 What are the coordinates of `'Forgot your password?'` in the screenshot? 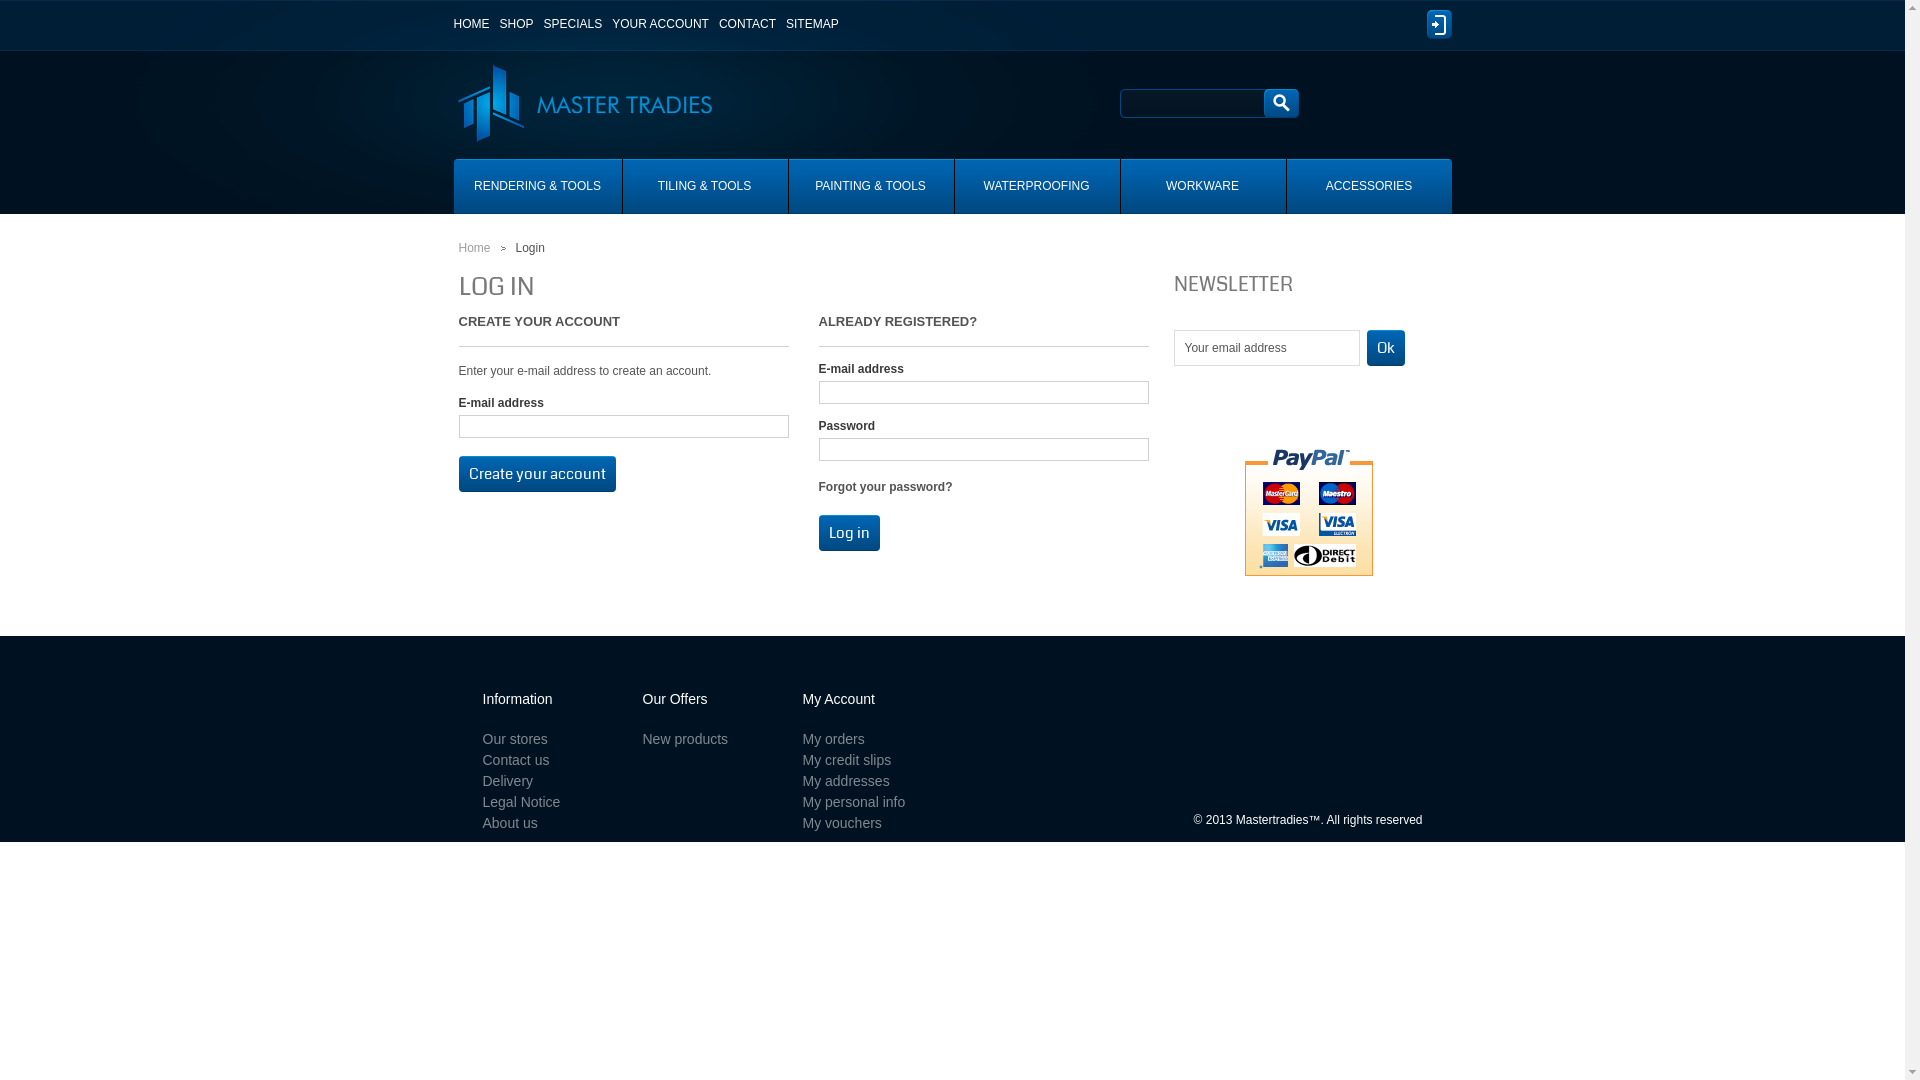 It's located at (883, 486).